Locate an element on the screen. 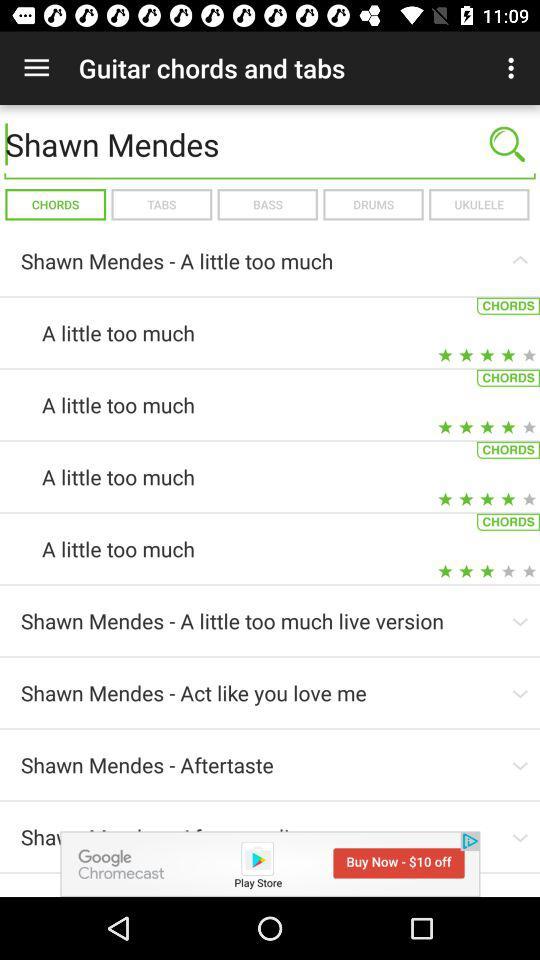 This screenshot has height=960, width=540. the icon above the shawn mendes a icon is located at coordinates (478, 204).